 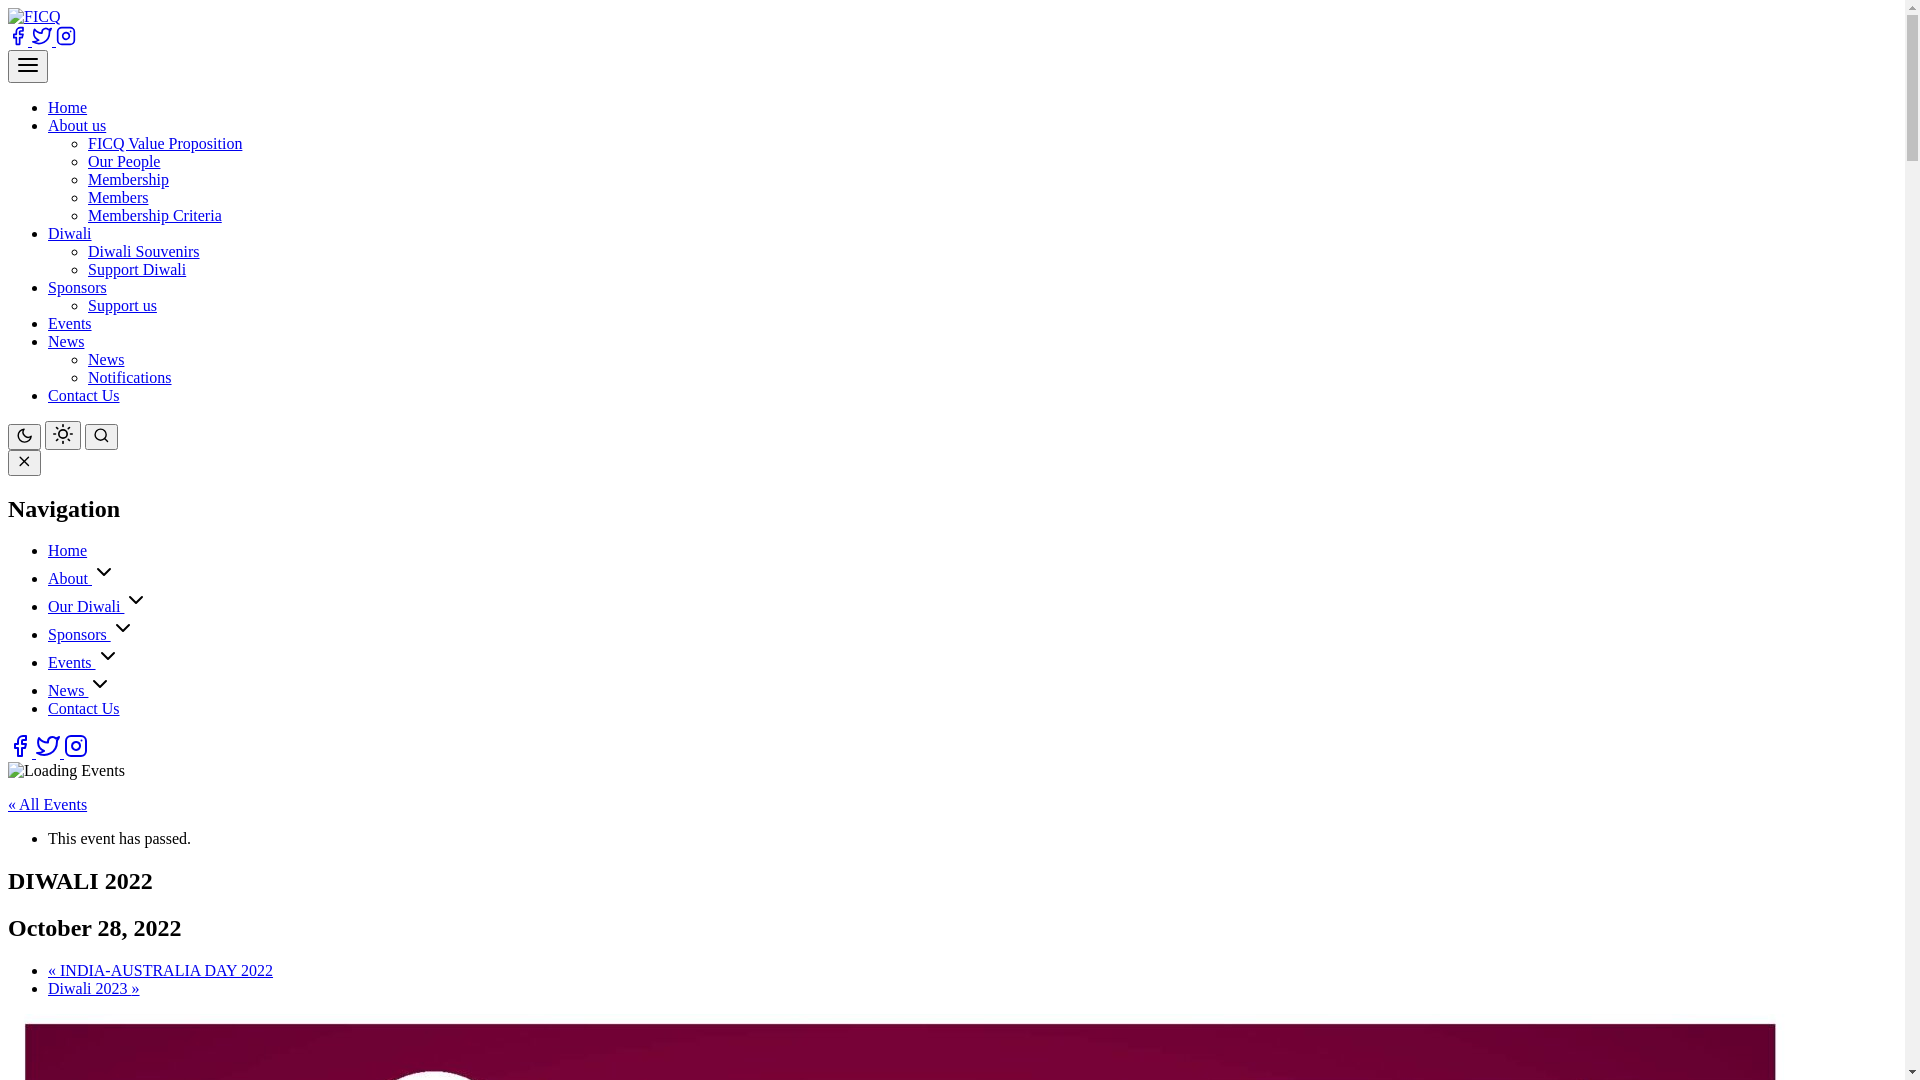 What do you see at coordinates (76, 125) in the screenshot?
I see `'About us'` at bounding box center [76, 125].